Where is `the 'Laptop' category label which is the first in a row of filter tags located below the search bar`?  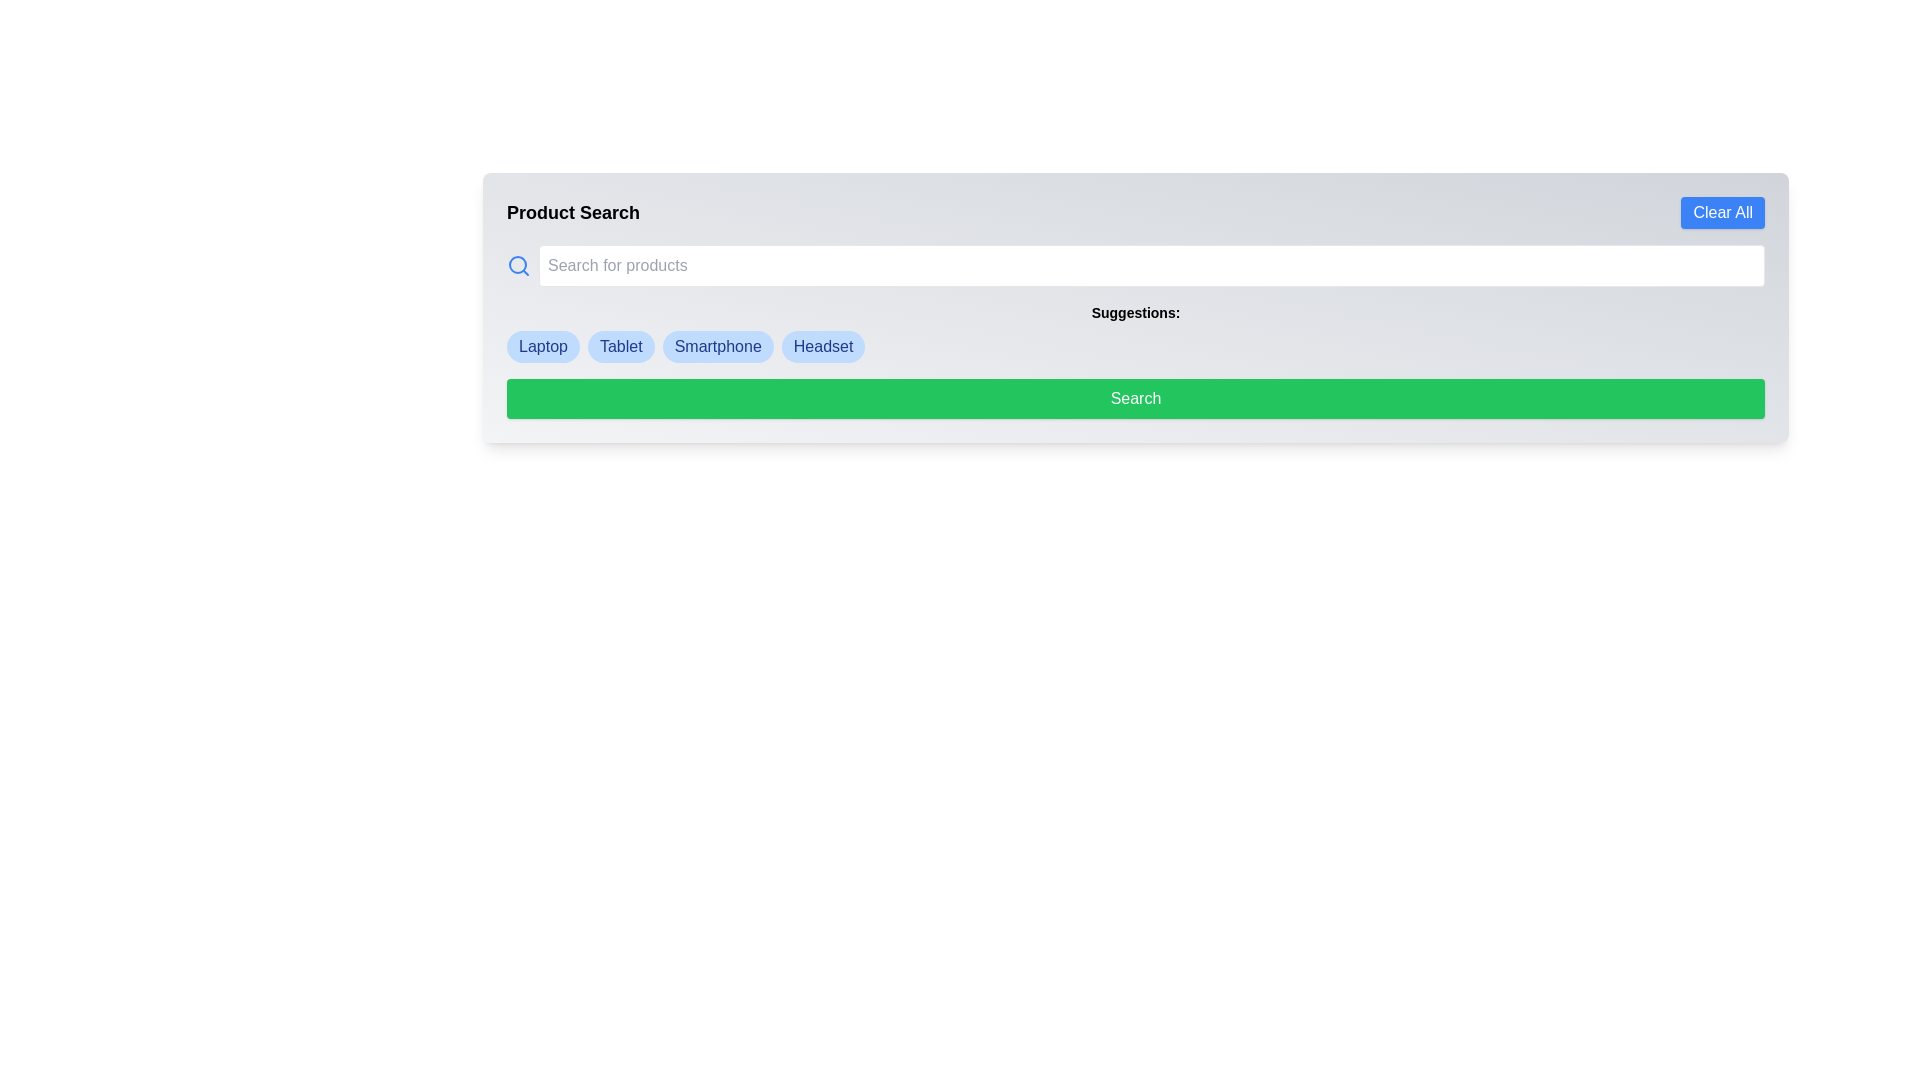
the 'Laptop' category label which is the first in a row of filter tags located below the search bar is located at coordinates (543, 346).